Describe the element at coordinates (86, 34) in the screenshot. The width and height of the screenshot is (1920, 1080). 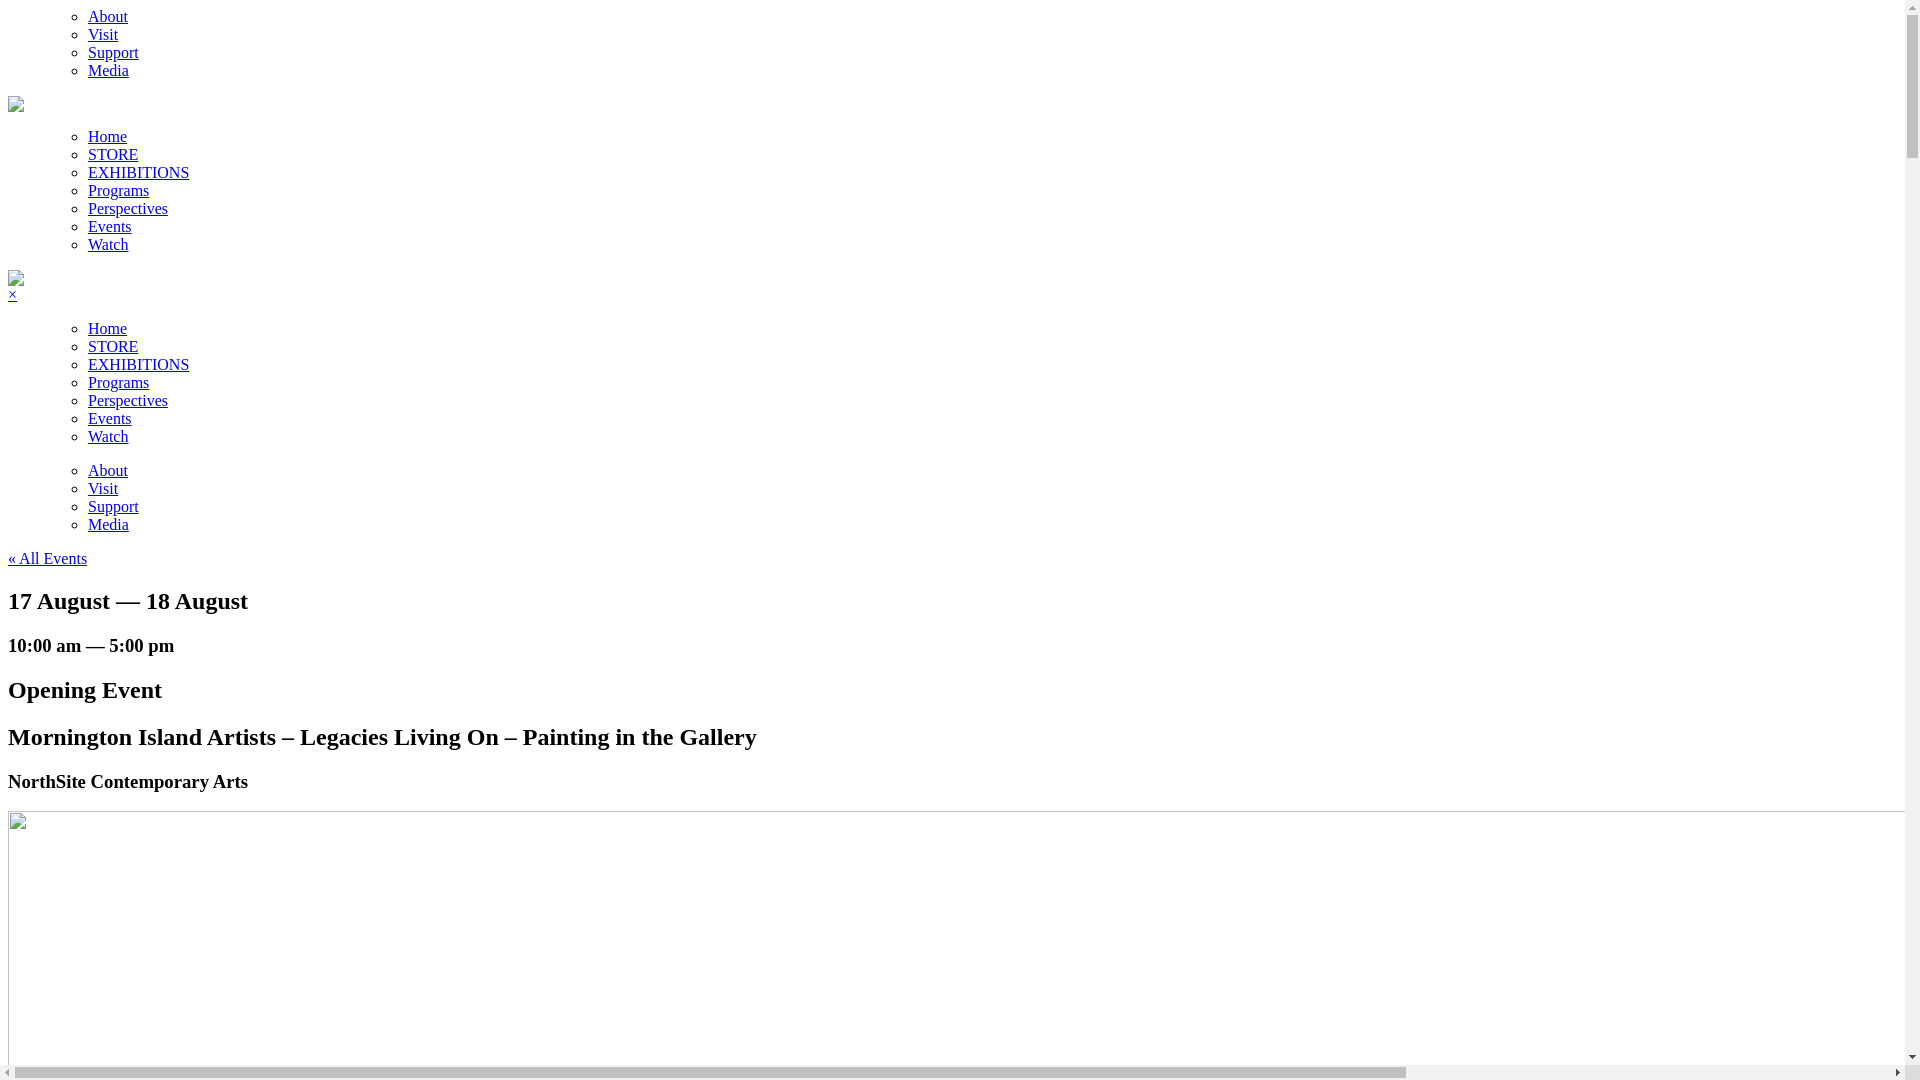
I see `'Visit'` at that location.